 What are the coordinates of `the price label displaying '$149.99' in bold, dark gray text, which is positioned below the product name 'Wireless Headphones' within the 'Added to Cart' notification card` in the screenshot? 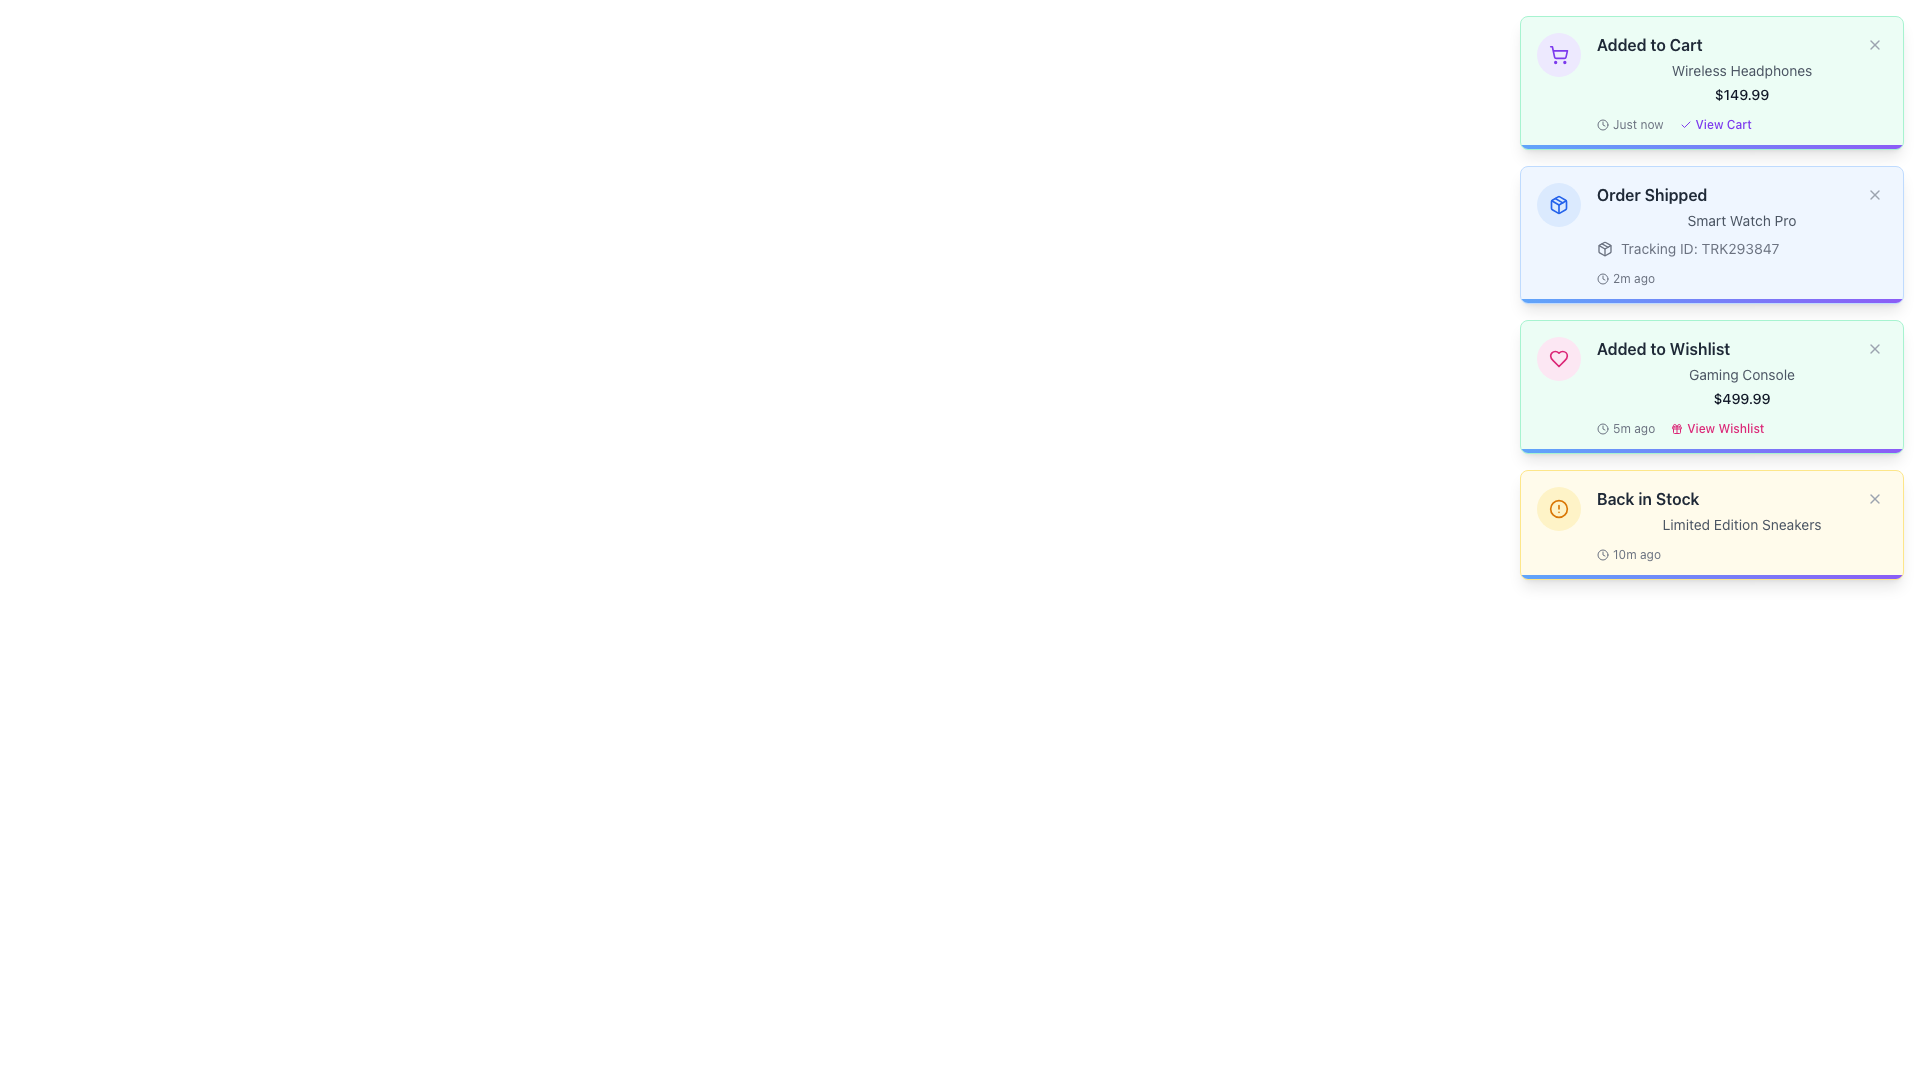 It's located at (1741, 95).